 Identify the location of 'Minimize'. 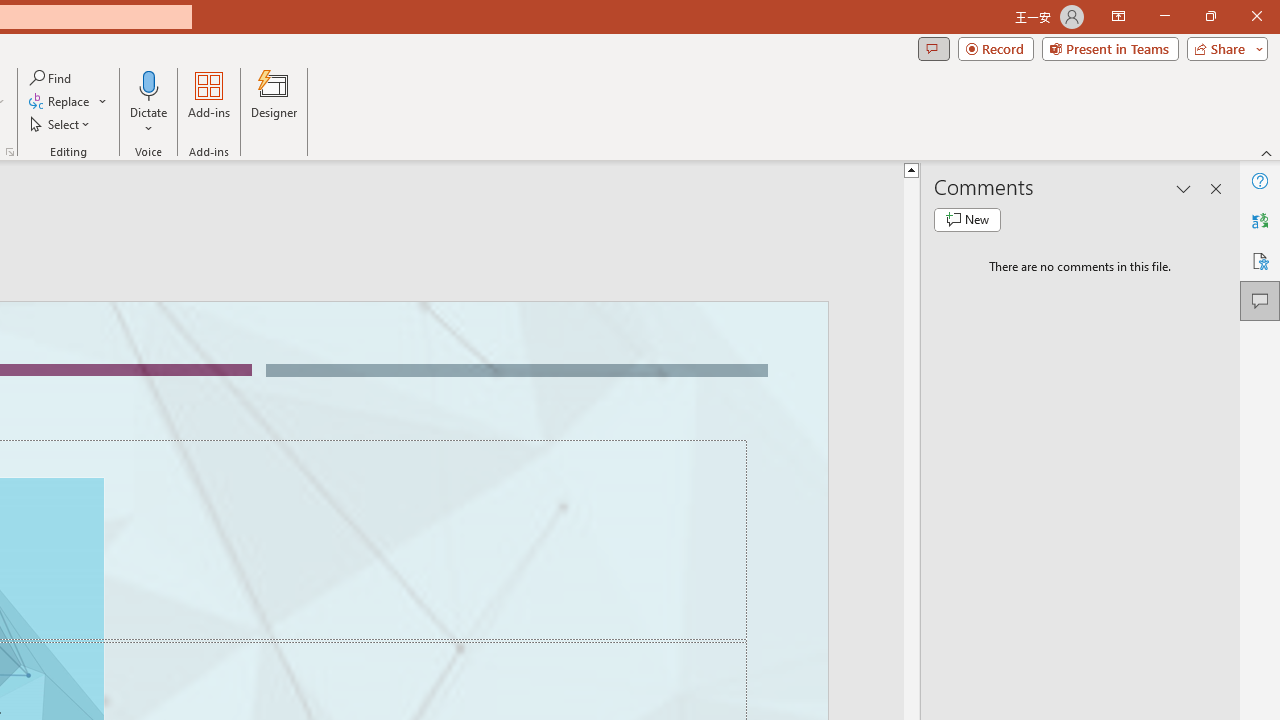
(1164, 16).